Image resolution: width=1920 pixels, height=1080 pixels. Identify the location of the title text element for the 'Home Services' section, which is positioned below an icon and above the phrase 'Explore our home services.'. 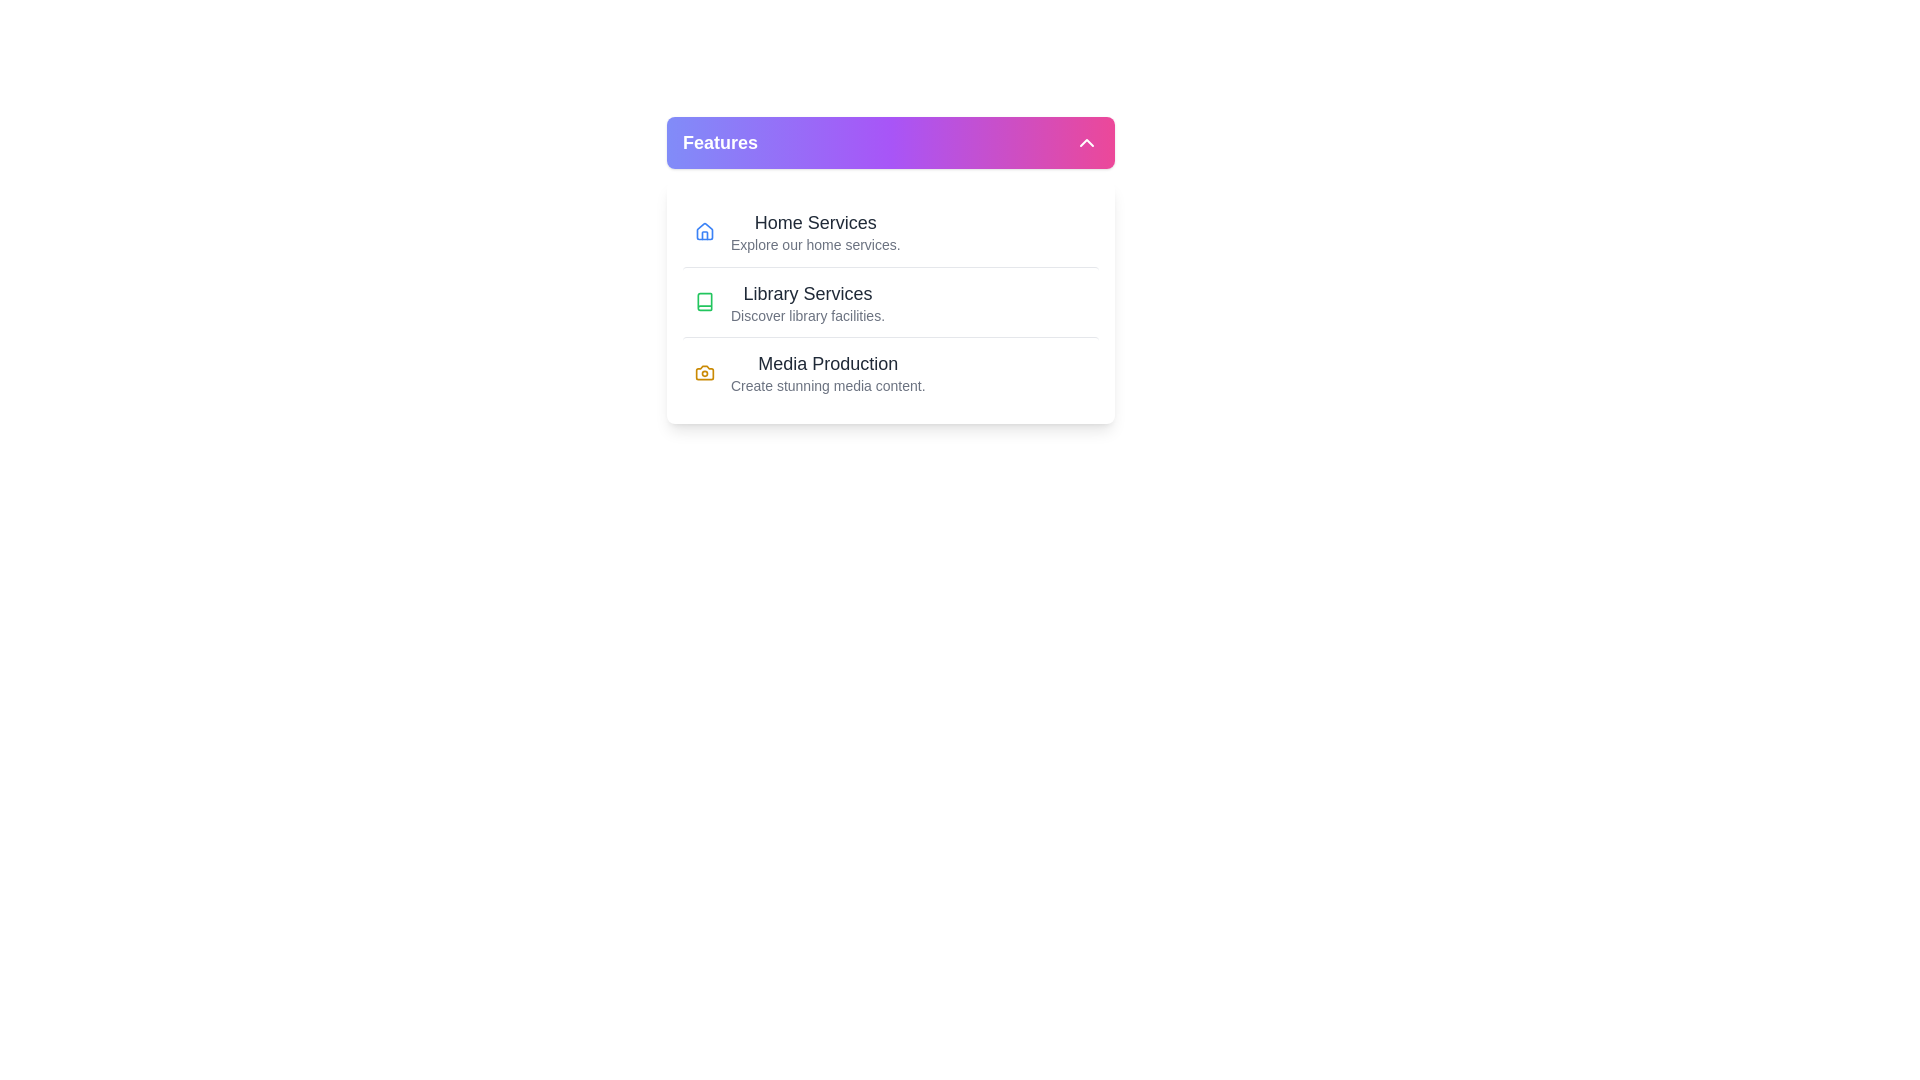
(815, 223).